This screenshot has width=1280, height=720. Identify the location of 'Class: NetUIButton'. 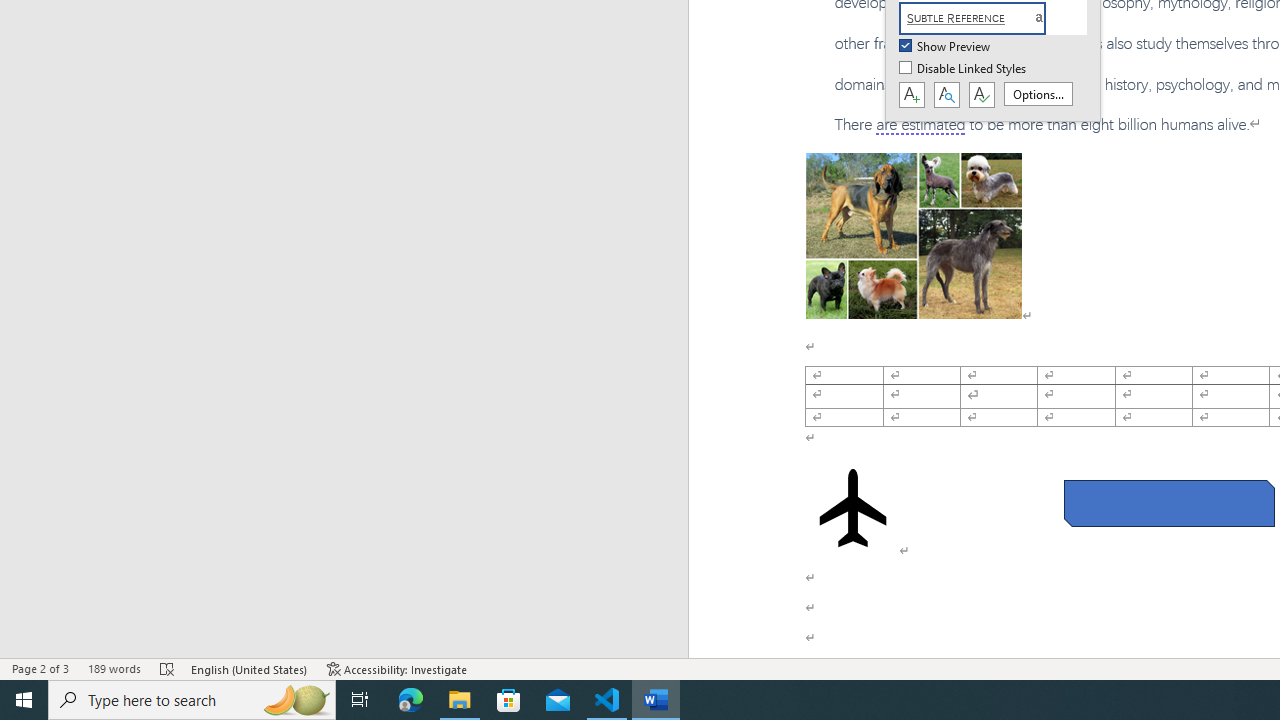
(981, 95).